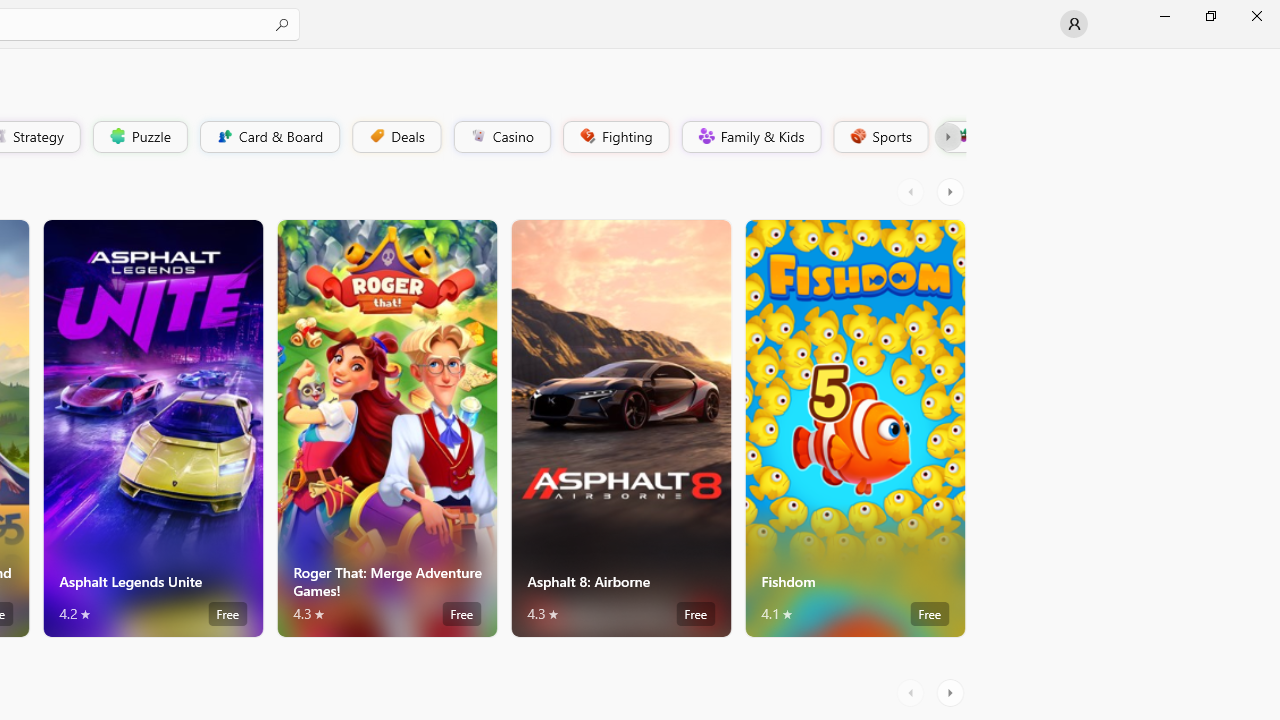 The image size is (1280, 720). What do you see at coordinates (879, 135) in the screenshot?
I see `'Sports'` at bounding box center [879, 135].